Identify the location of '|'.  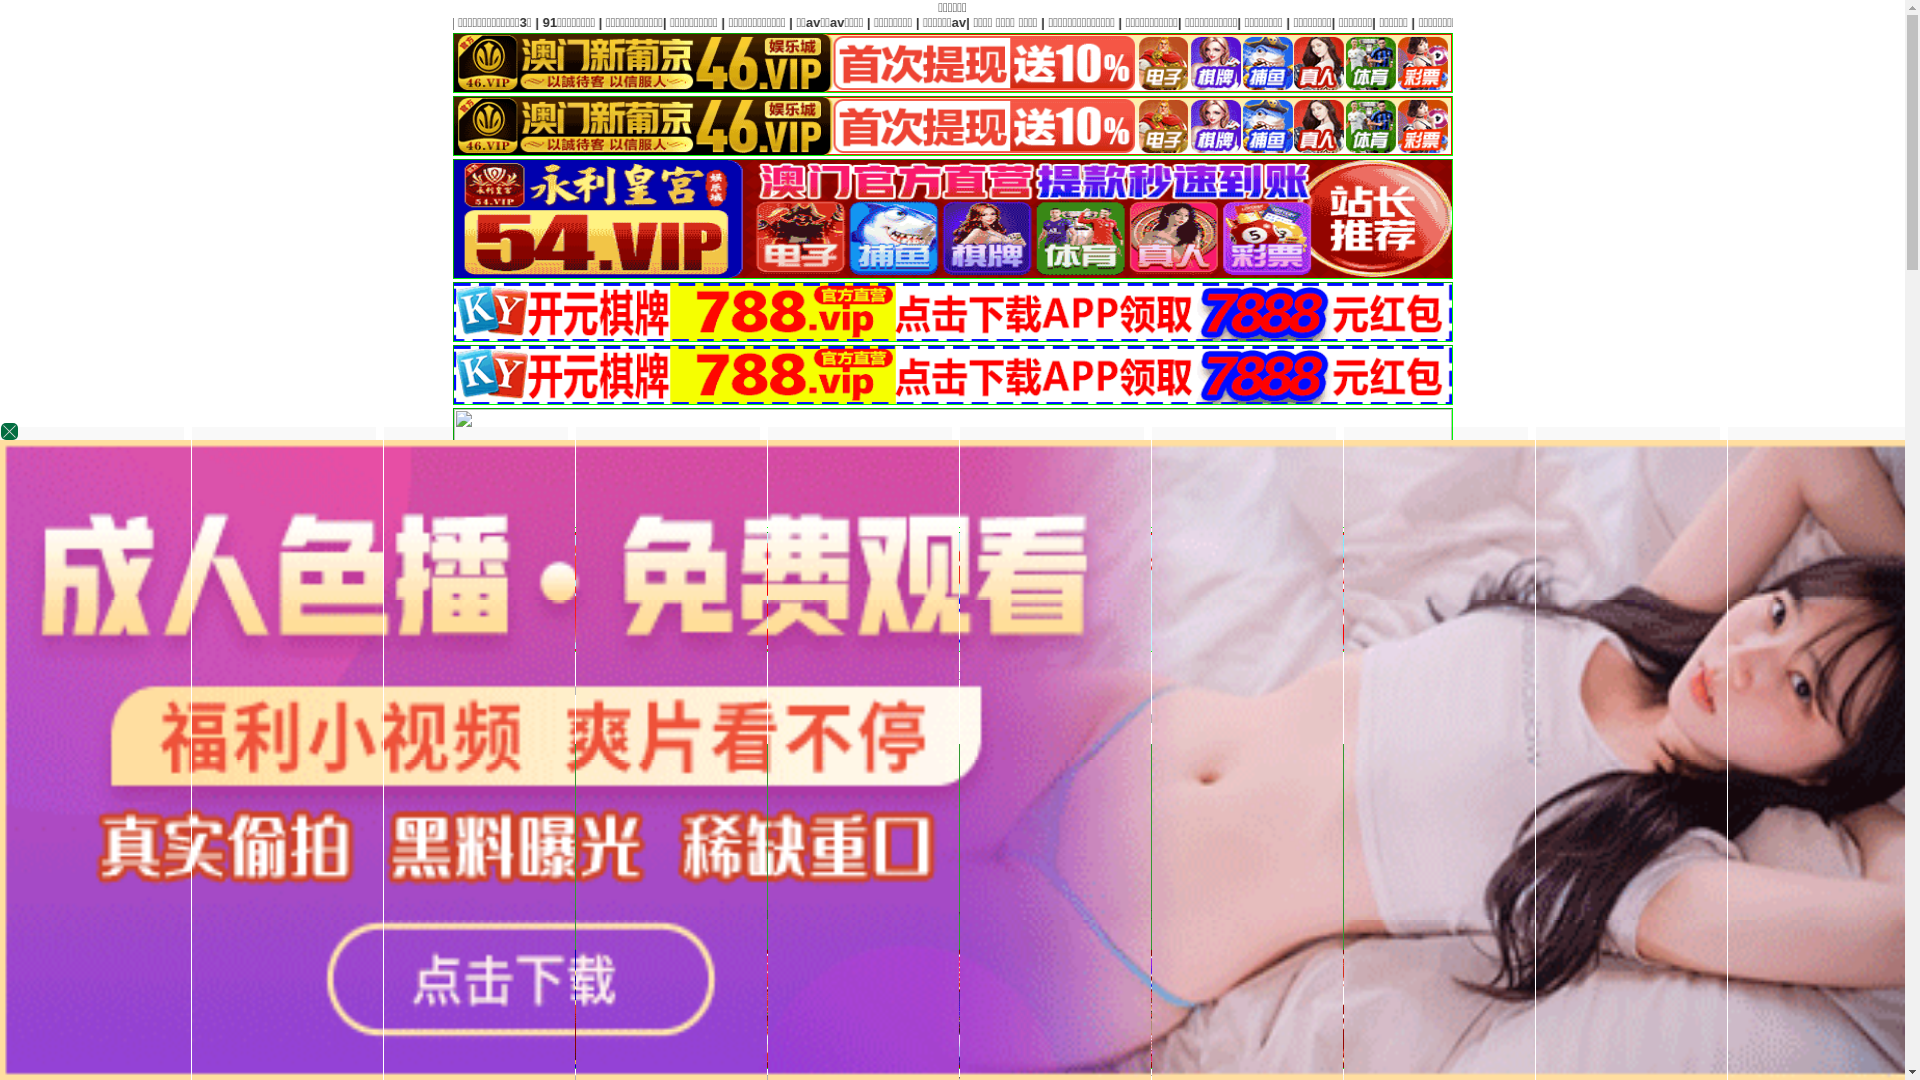
(1861, 22).